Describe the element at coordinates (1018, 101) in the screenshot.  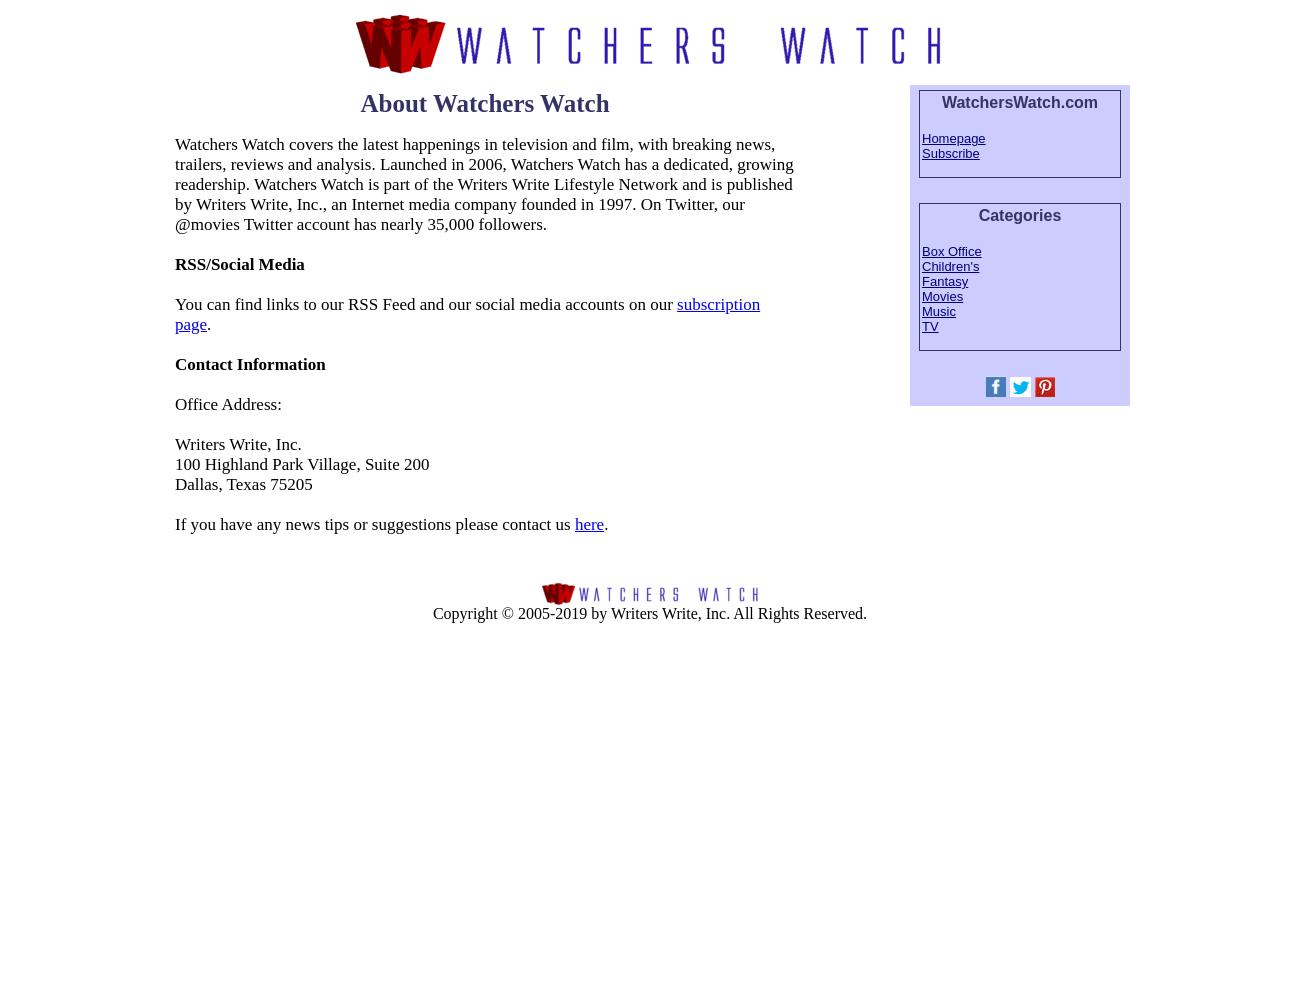
I see `'WatchersWatch.com'` at that location.